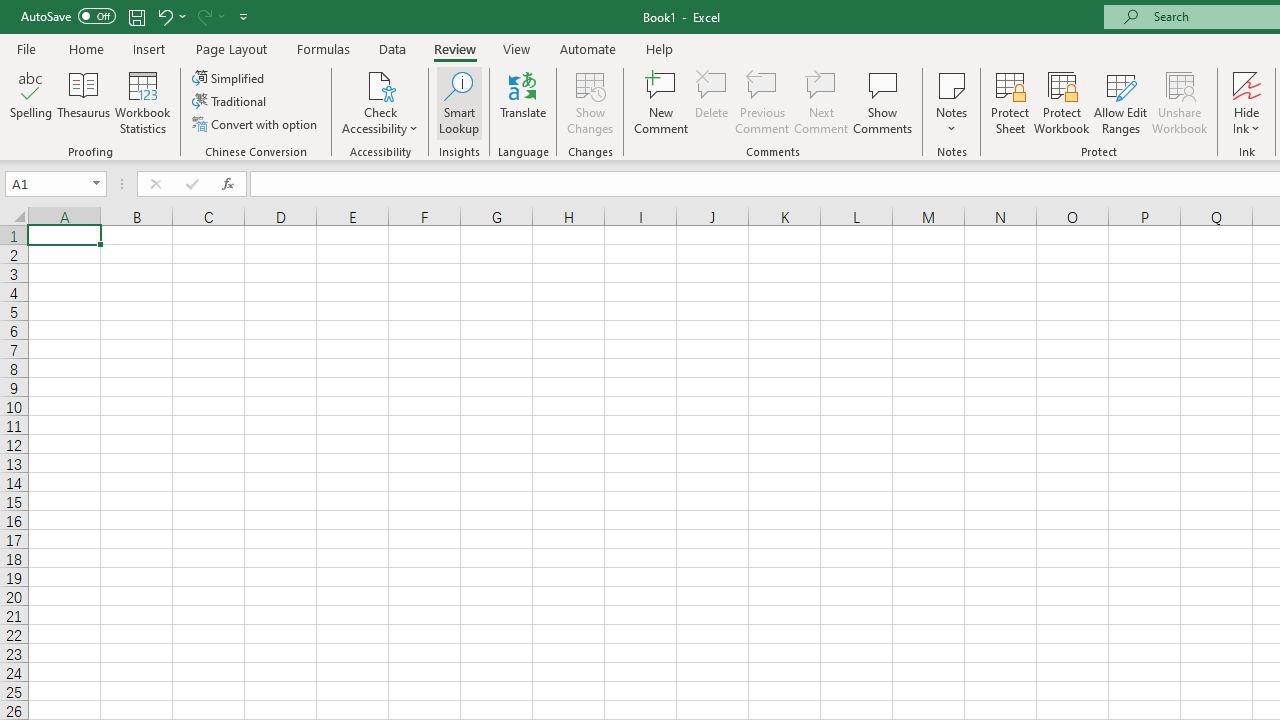 The height and width of the screenshot is (720, 1280). Describe the element at coordinates (661, 103) in the screenshot. I see `'New Comment'` at that location.